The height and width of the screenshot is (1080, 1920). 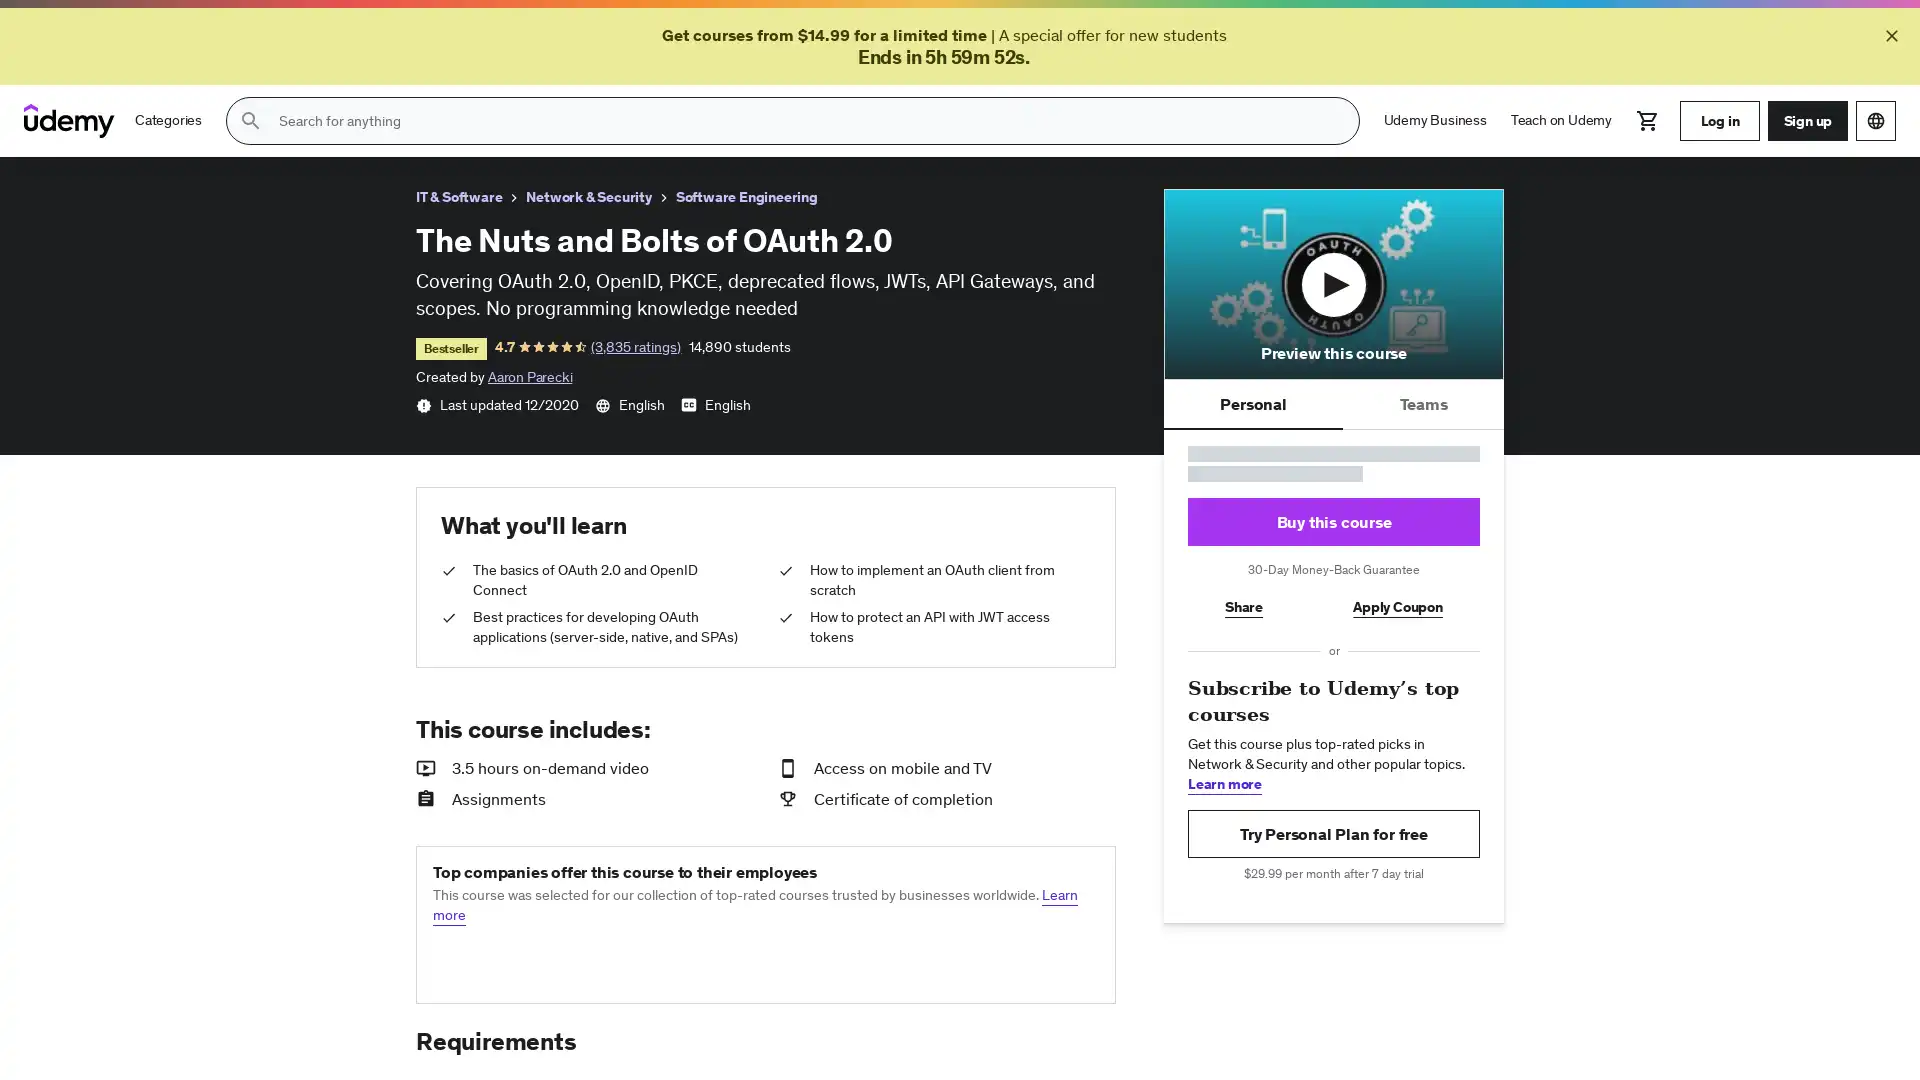 What do you see at coordinates (1334, 284) in the screenshot?
I see `Play course preview` at bounding box center [1334, 284].